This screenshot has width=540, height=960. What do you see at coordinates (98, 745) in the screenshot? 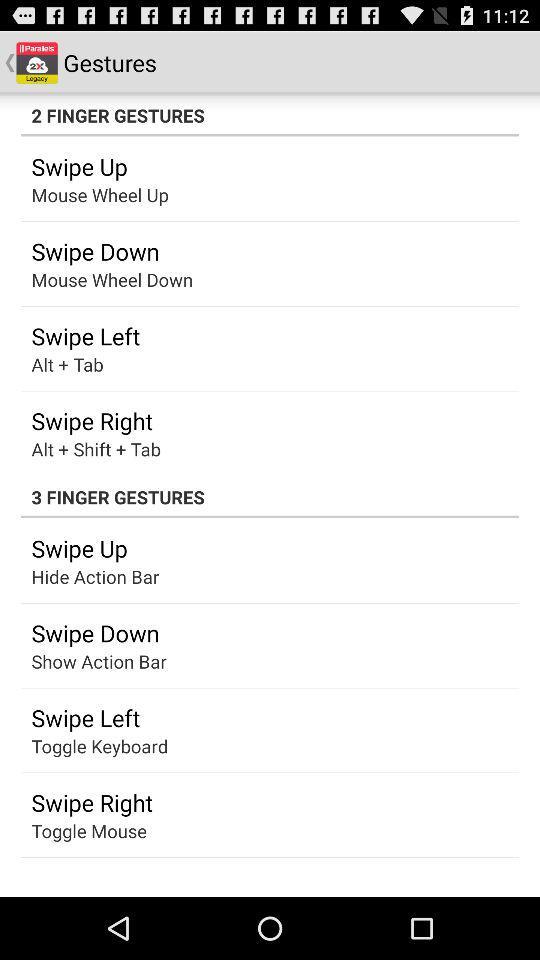
I see `the toggle keyboard app` at bounding box center [98, 745].